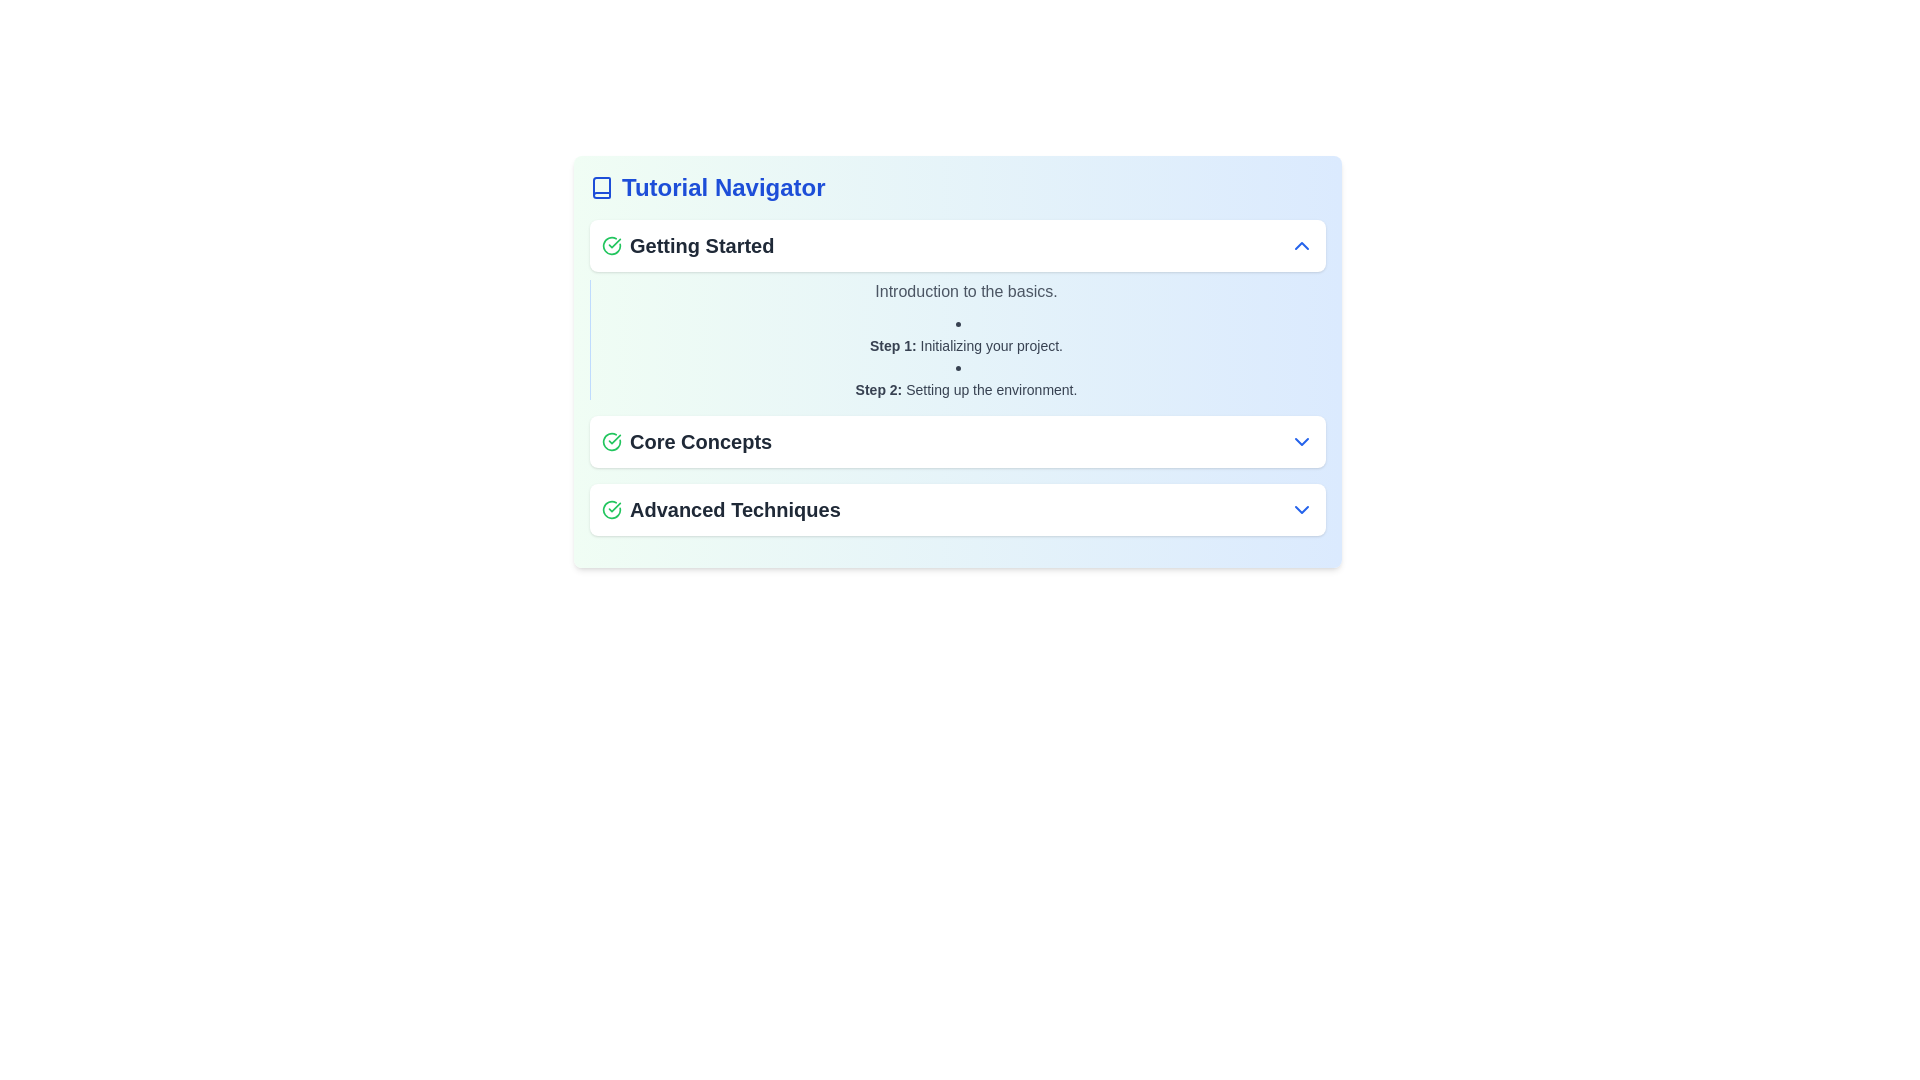 The image size is (1920, 1080). I want to click on the instructional Text block with a list located in the 'Getting Started' section of the collapsible list interface for additional tooltips if available, so click(957, 338).